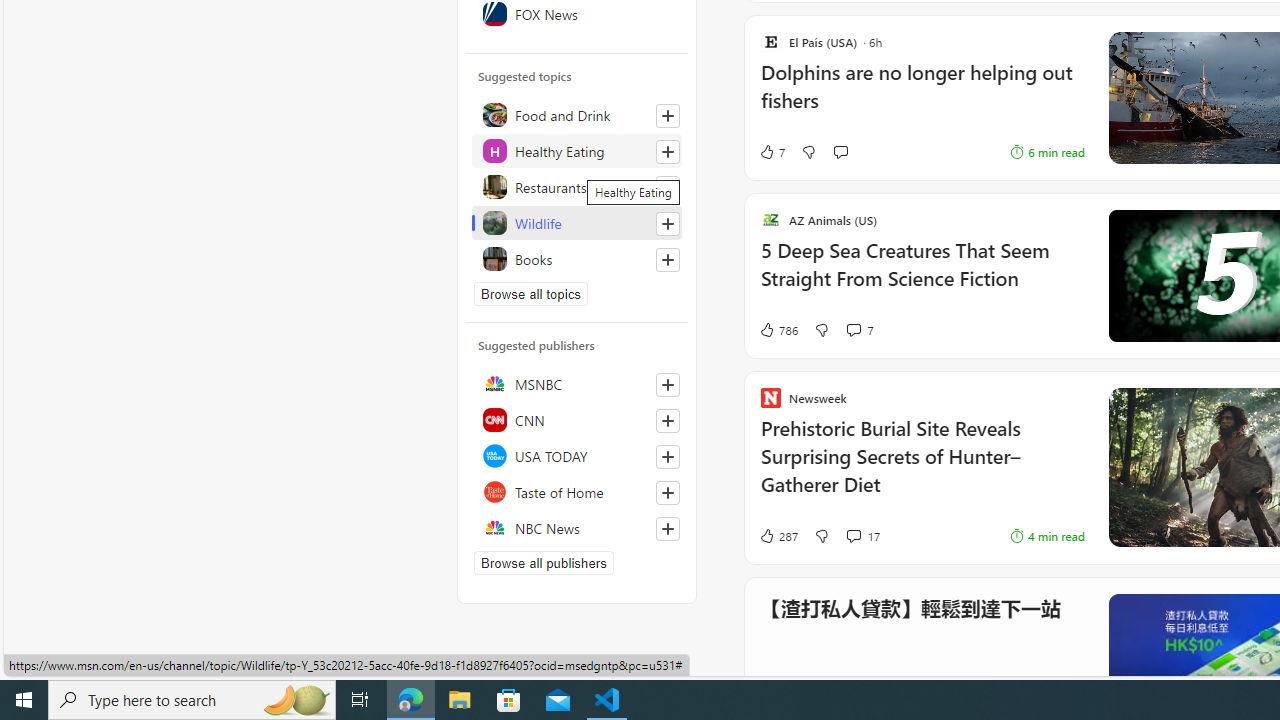 This screenshot has width=1280, height=720. What do you see at coordinates (576, 186) in the screenshot?
I see `'Restaurants'` at bounding box center [576, 186].